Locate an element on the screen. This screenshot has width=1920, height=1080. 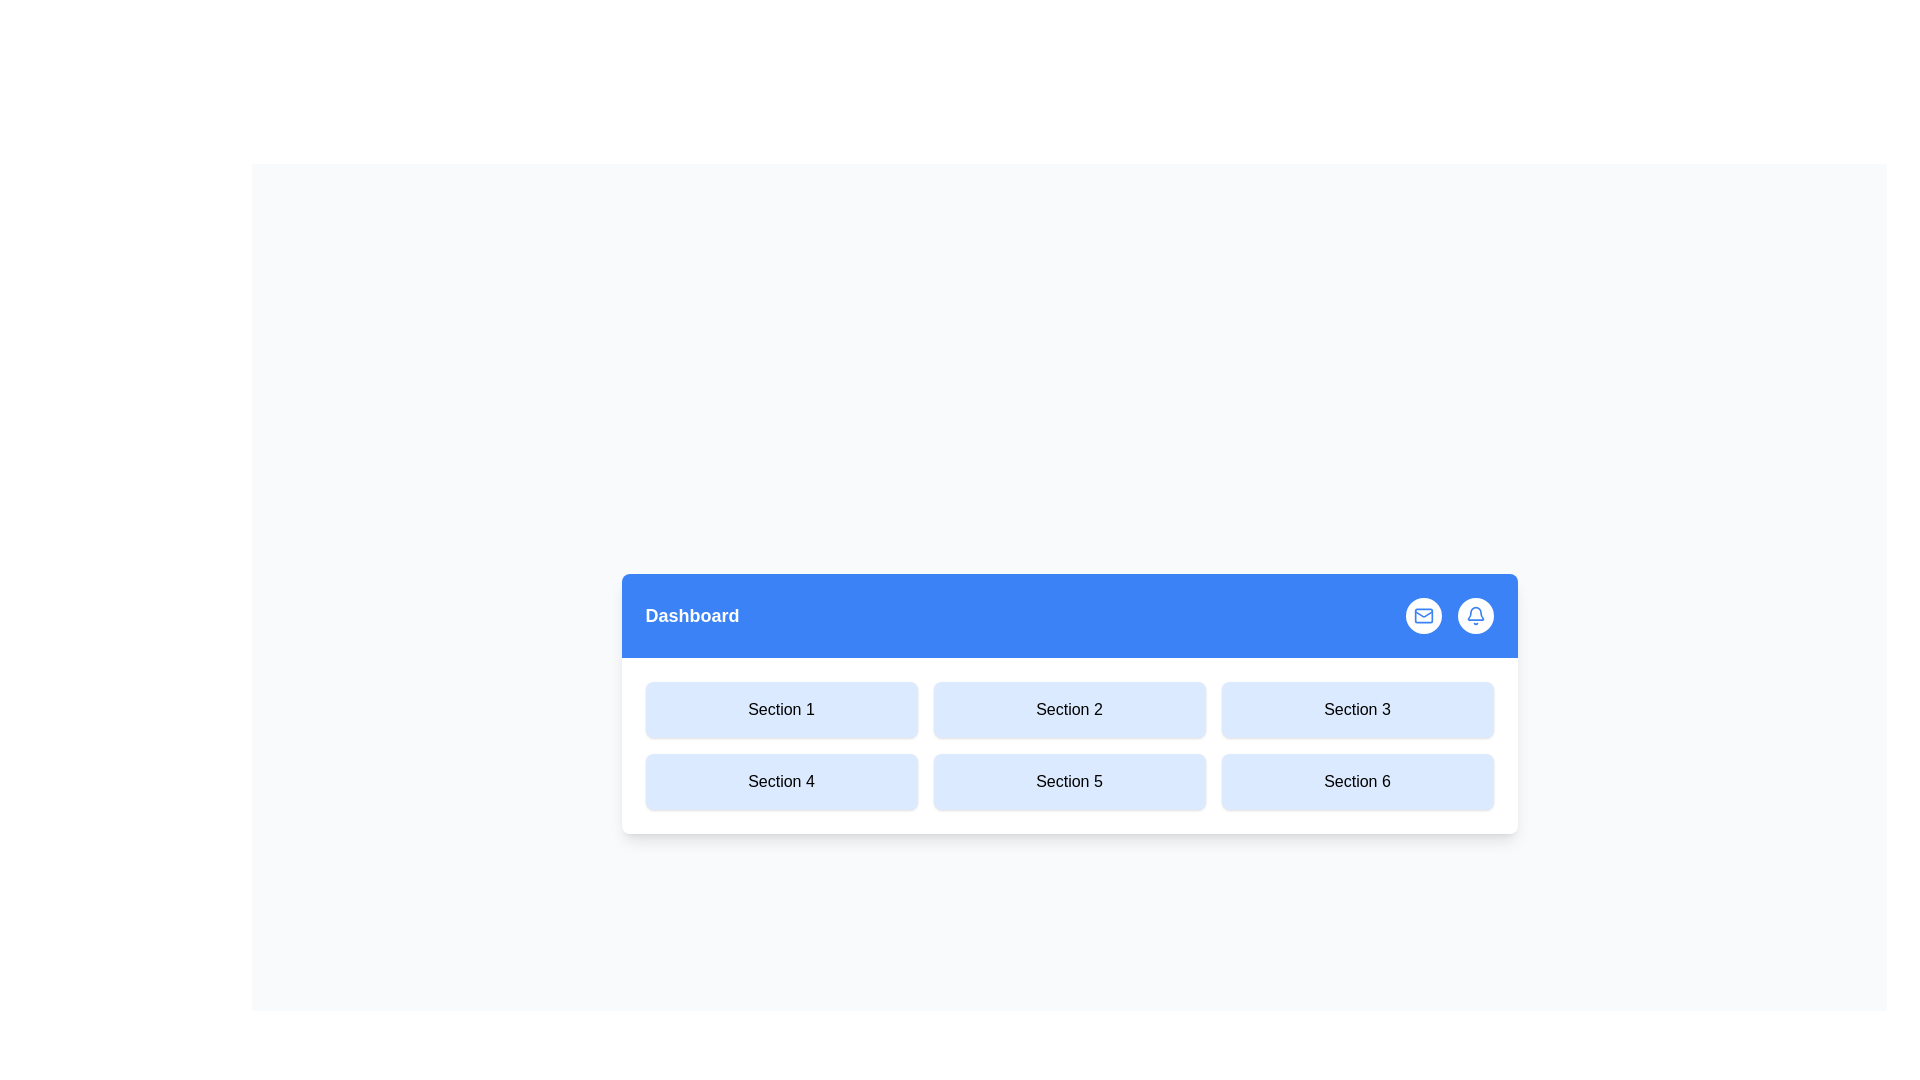
the minimalistic envelope icon with a circular background in the top-right corner of the blue navigation bar is located at coordinates (1422, 615).